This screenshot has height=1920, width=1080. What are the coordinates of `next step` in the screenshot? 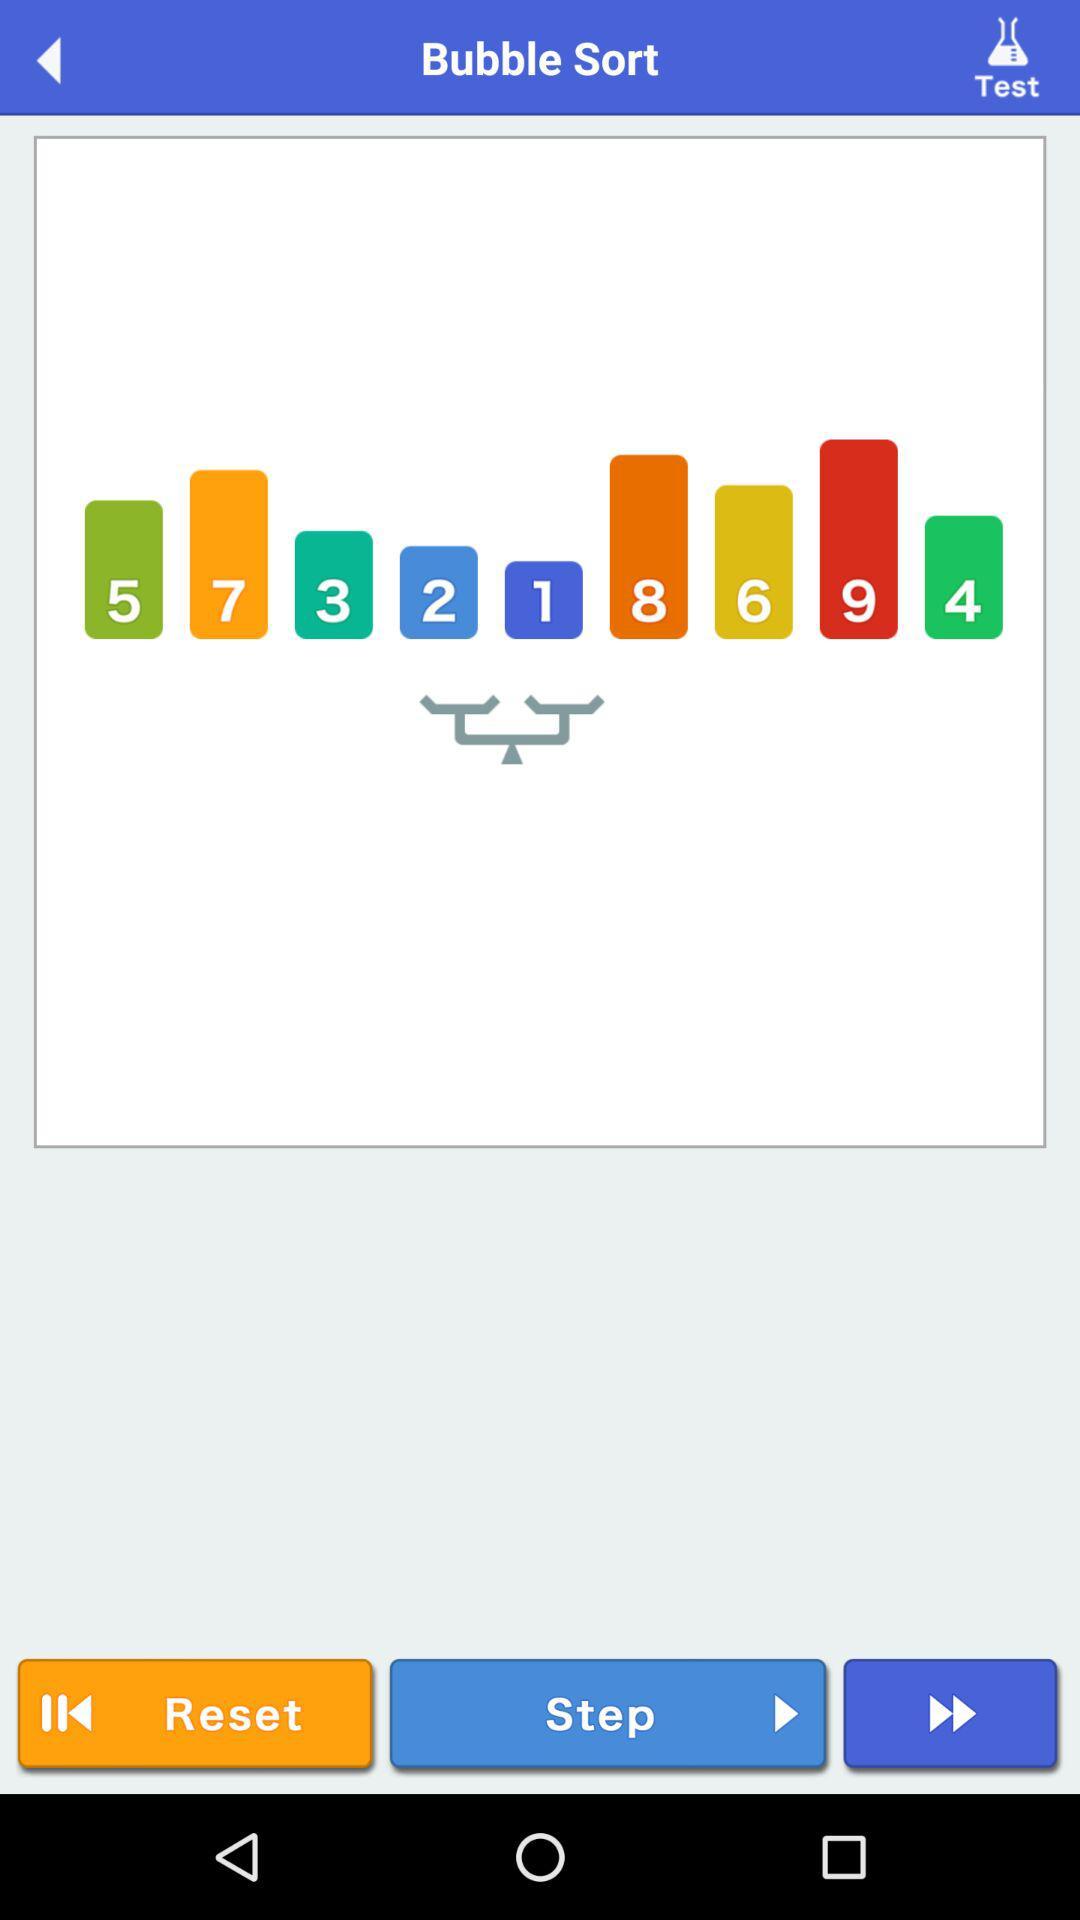 It's located at (609, 1716).